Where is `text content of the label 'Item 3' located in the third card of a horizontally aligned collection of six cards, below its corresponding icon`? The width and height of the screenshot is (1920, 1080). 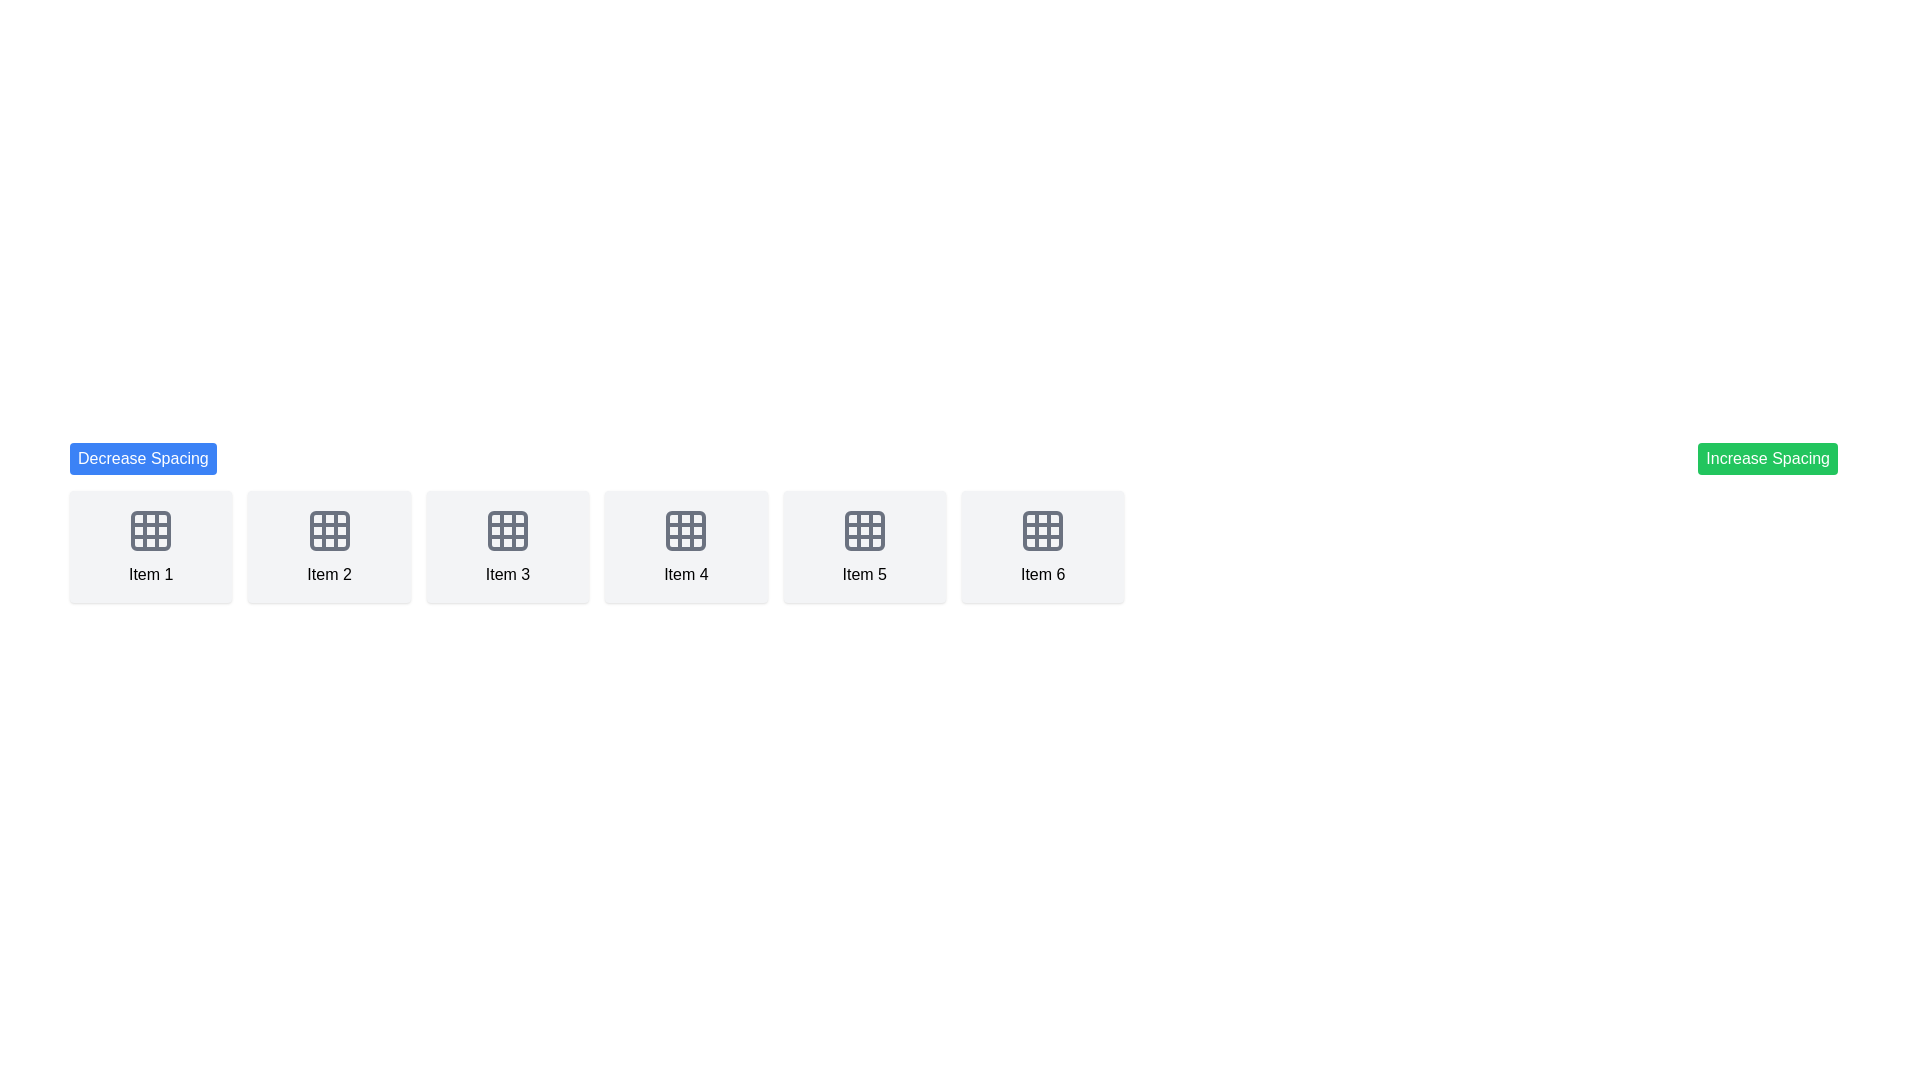 text content of the label 'Item 3' located in the third card of a horizontally aligned collection of six cards, below its corresponding icon is located at coordinates (508, 574).